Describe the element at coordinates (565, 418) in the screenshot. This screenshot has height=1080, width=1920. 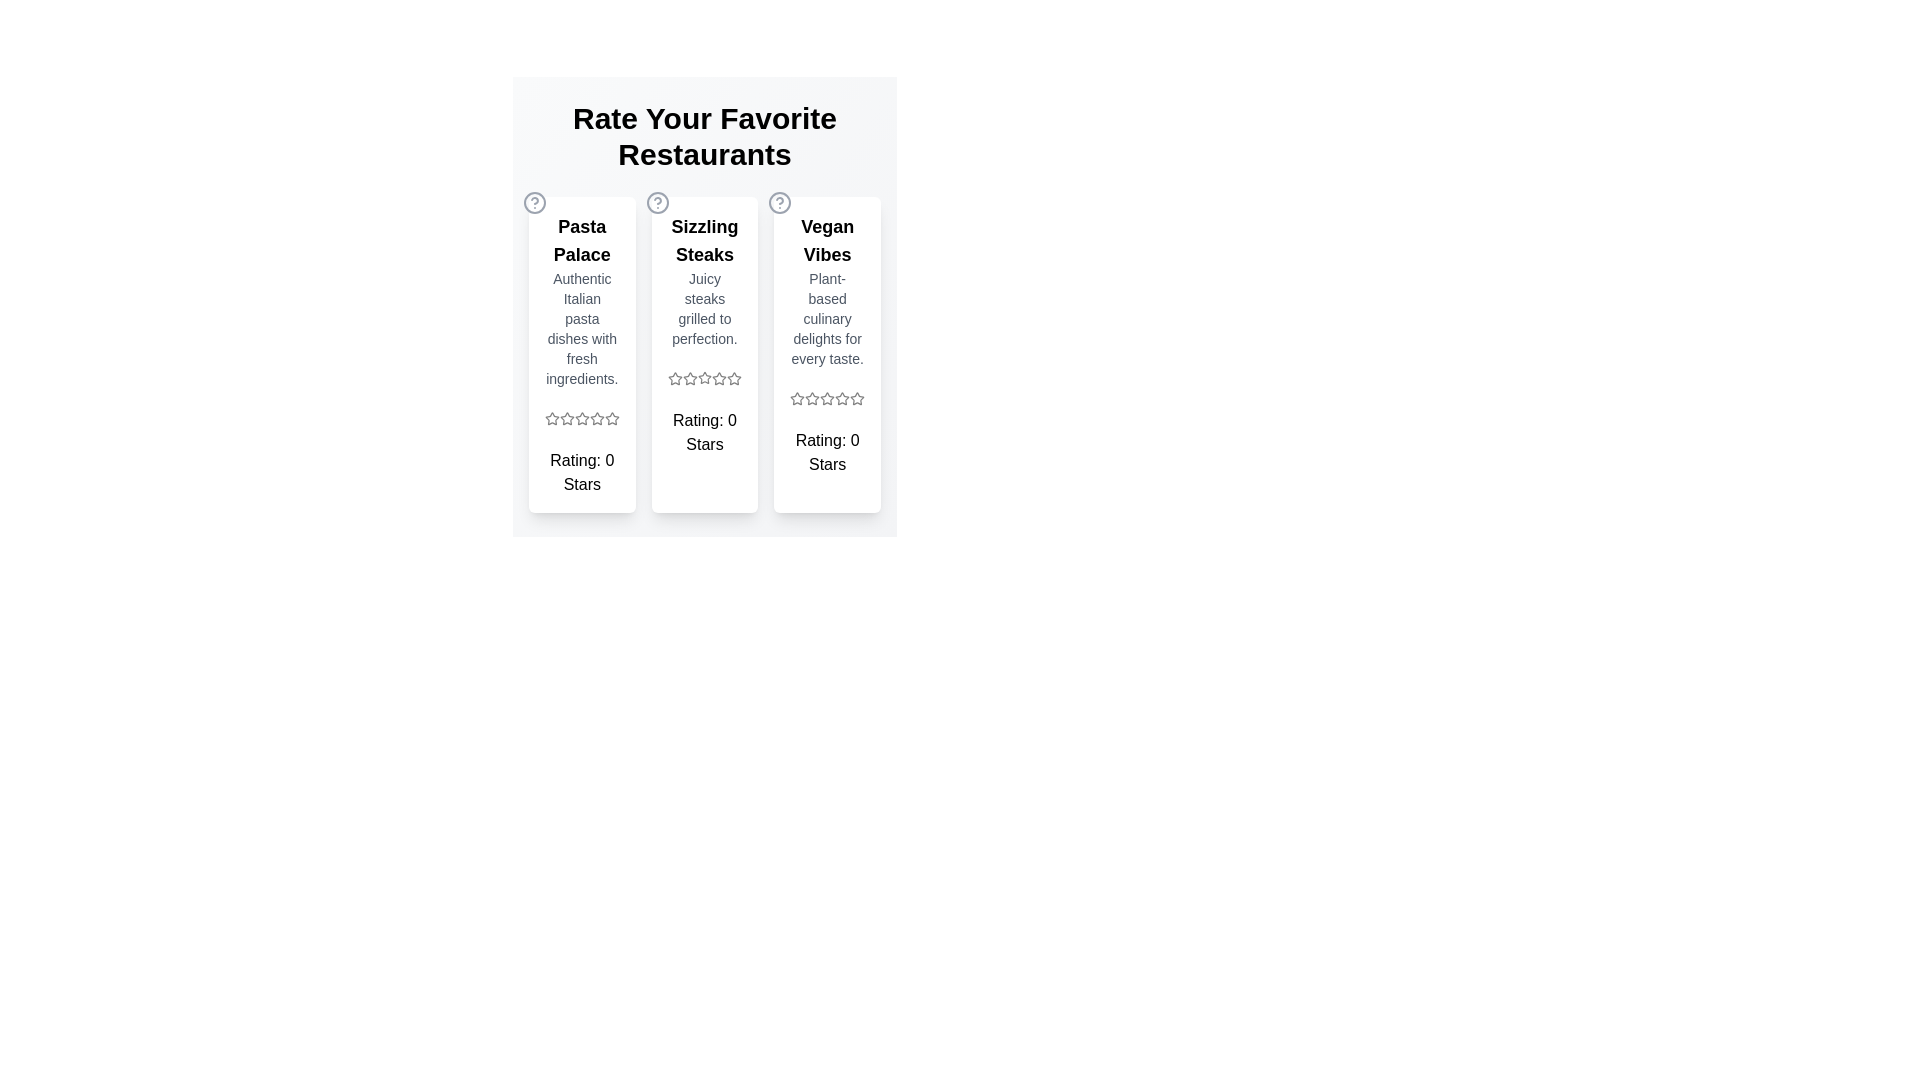
I see `the star icon for 2 stars in the Pasta Palace section` at that location.